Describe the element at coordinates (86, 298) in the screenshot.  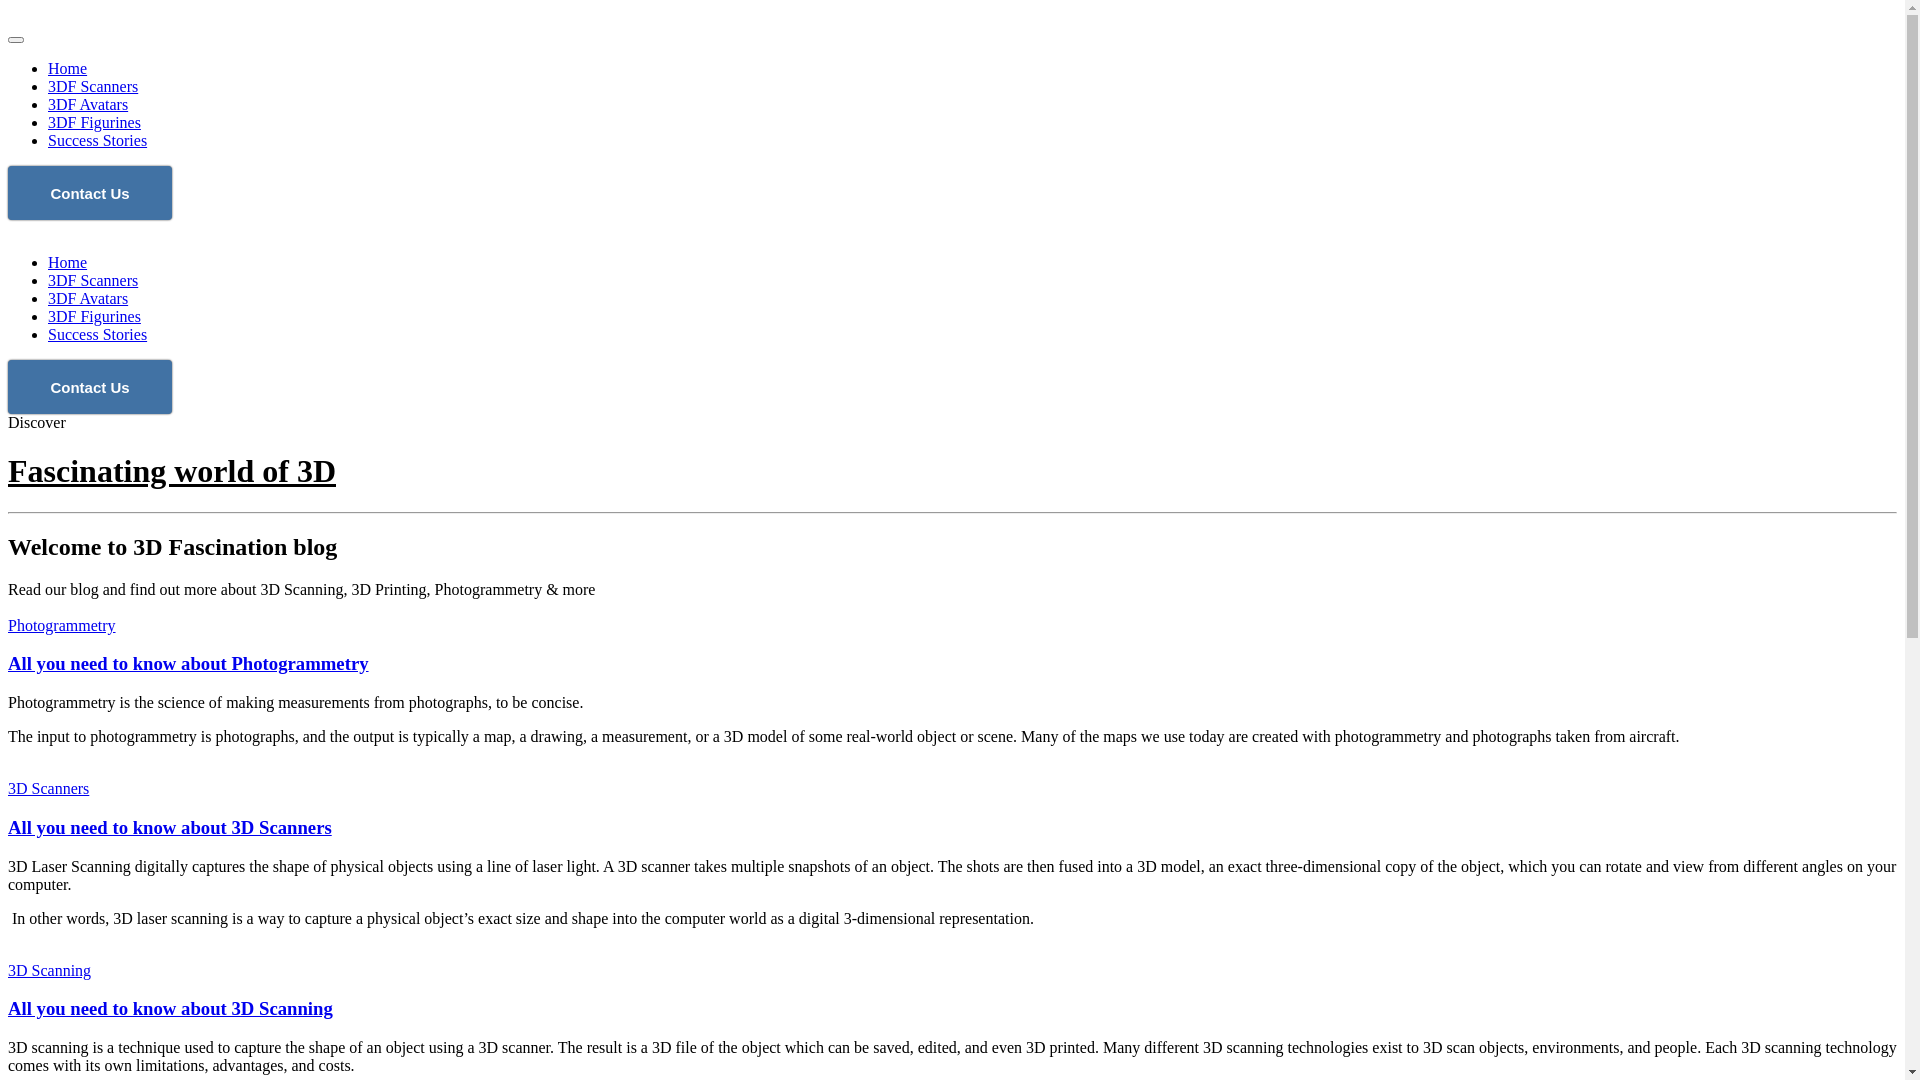
I see `'3DF Avatars'` at that location.